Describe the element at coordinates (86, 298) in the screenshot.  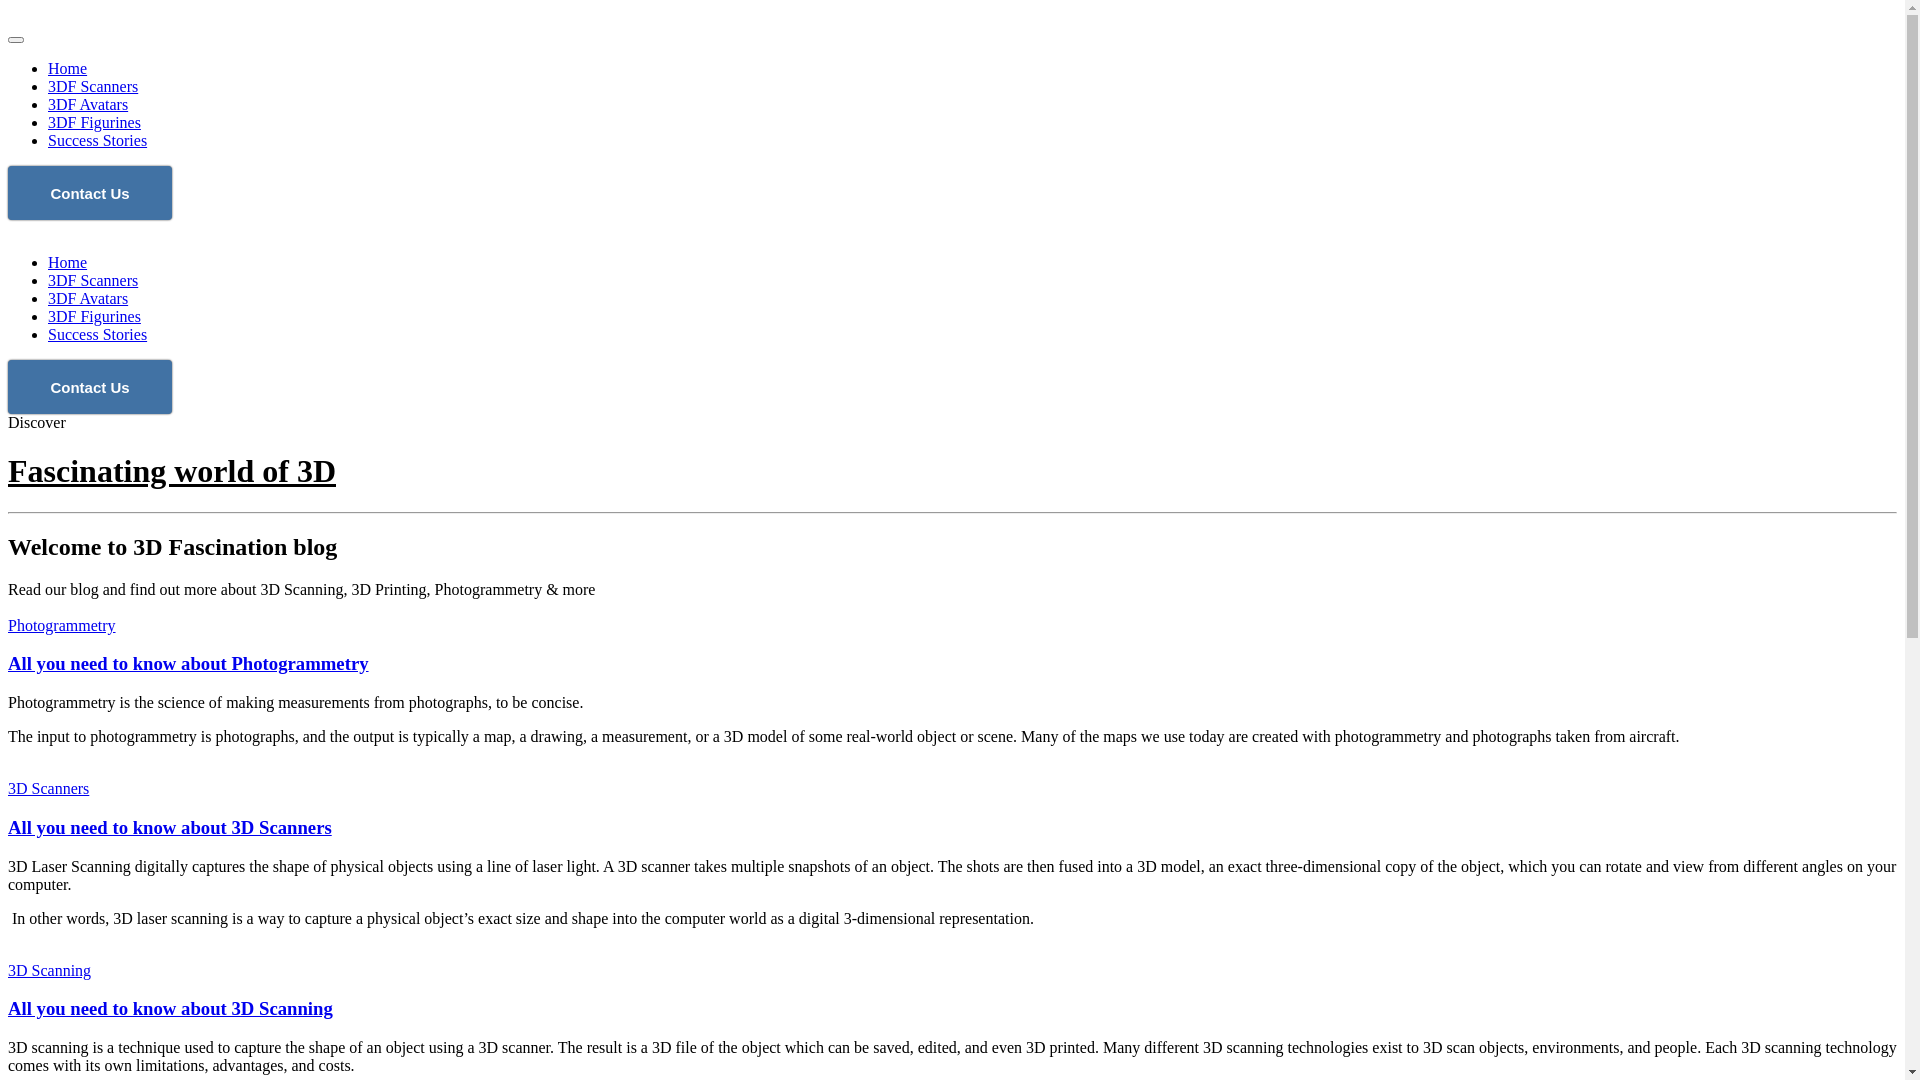
I see `'3DF Avatars'` at that location.